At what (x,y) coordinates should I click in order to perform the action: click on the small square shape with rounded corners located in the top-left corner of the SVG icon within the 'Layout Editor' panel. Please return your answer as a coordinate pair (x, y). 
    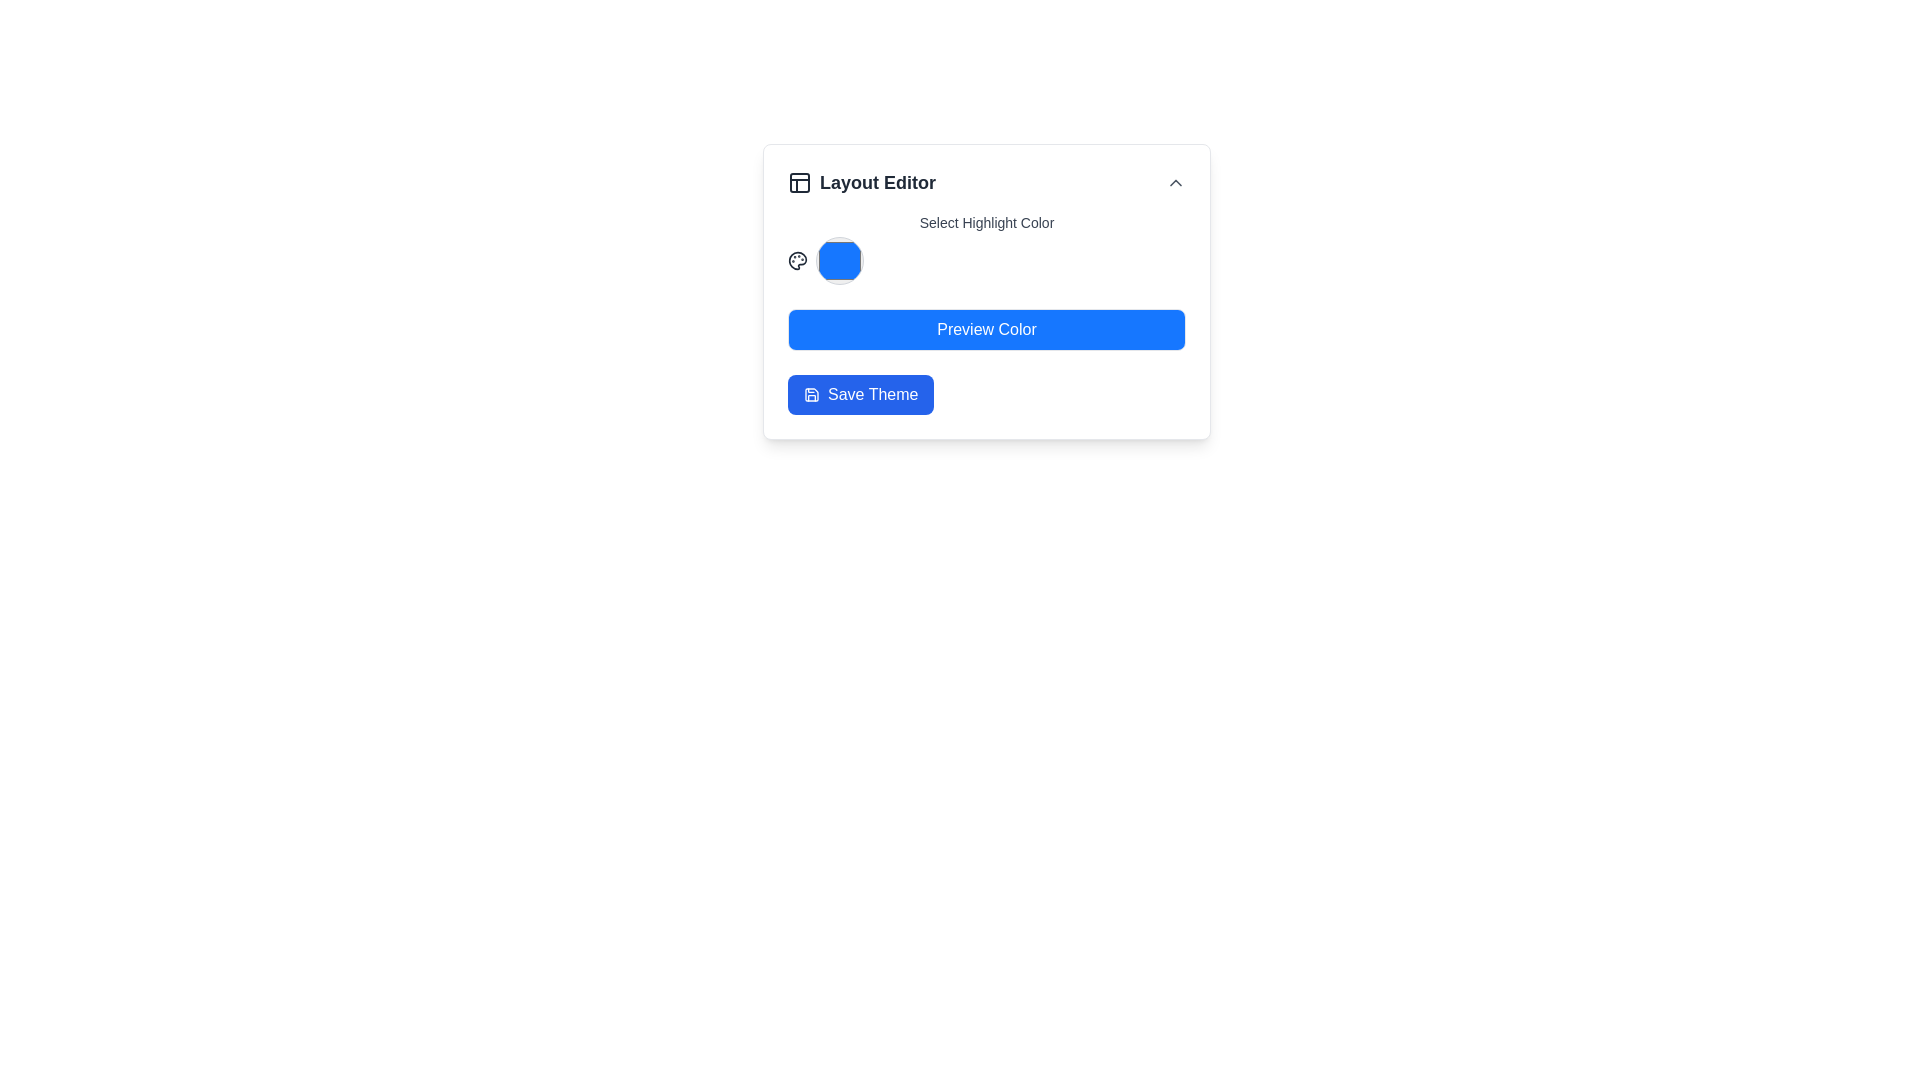
    Looking at the image, I should click on (800, 182).